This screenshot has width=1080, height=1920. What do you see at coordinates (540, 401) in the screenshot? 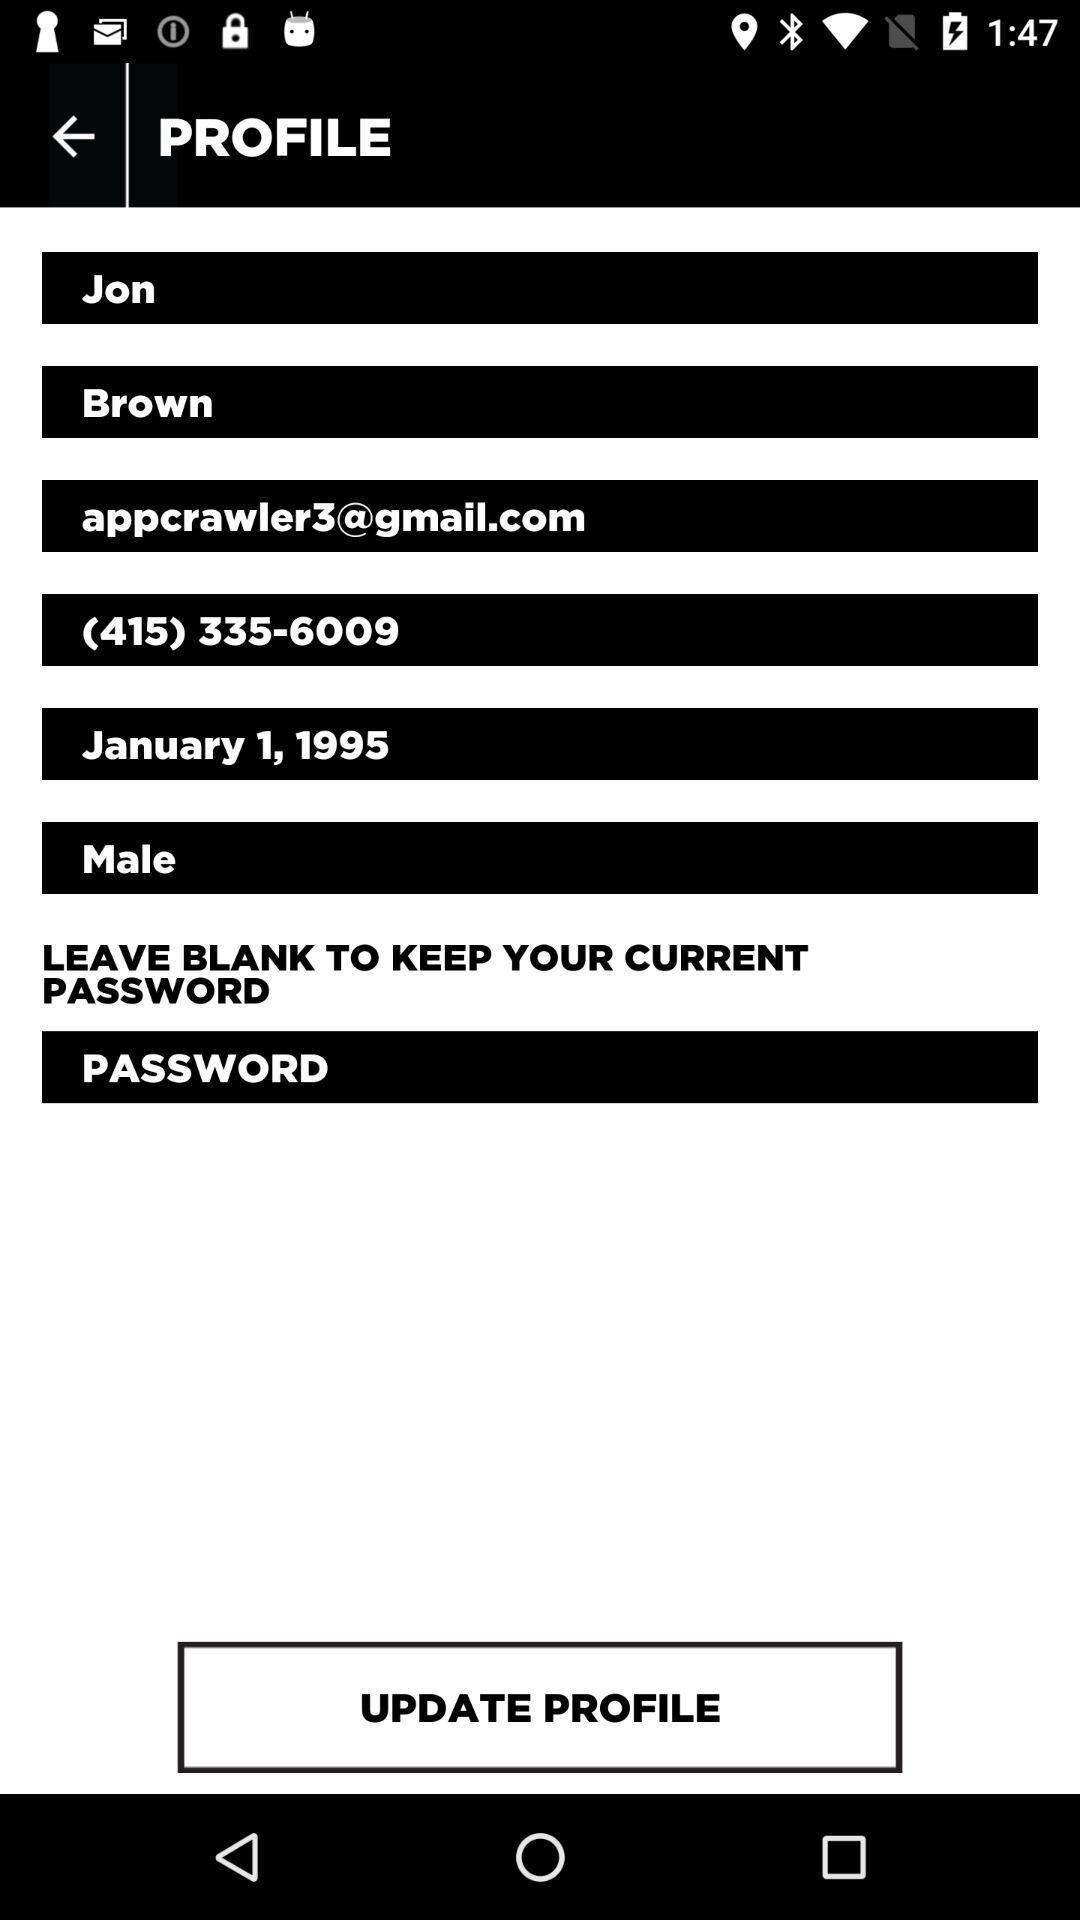
I see `item above appcrawler3@gmail.com icon` at bounding box center [540, 401].